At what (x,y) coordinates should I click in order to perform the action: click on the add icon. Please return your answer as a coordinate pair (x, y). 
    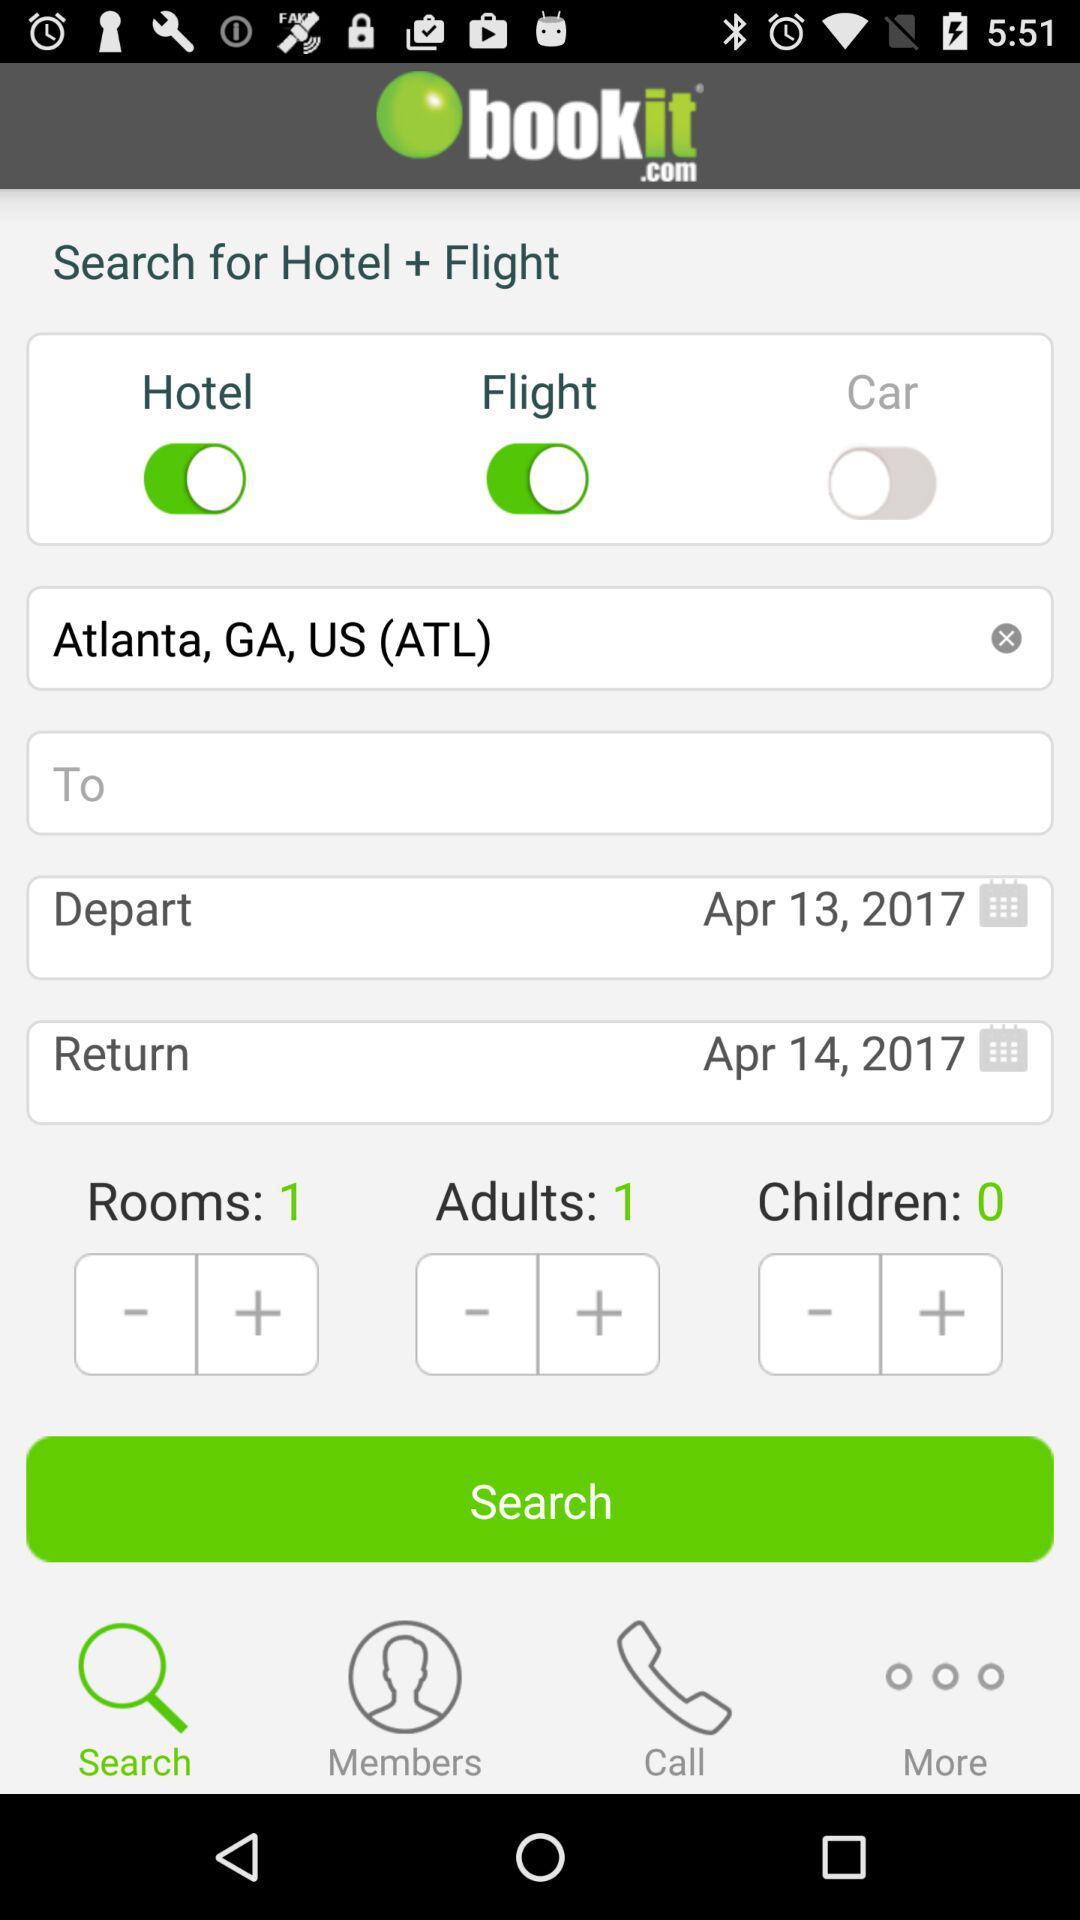
    Looking at the image, I should click on (597, 1405).